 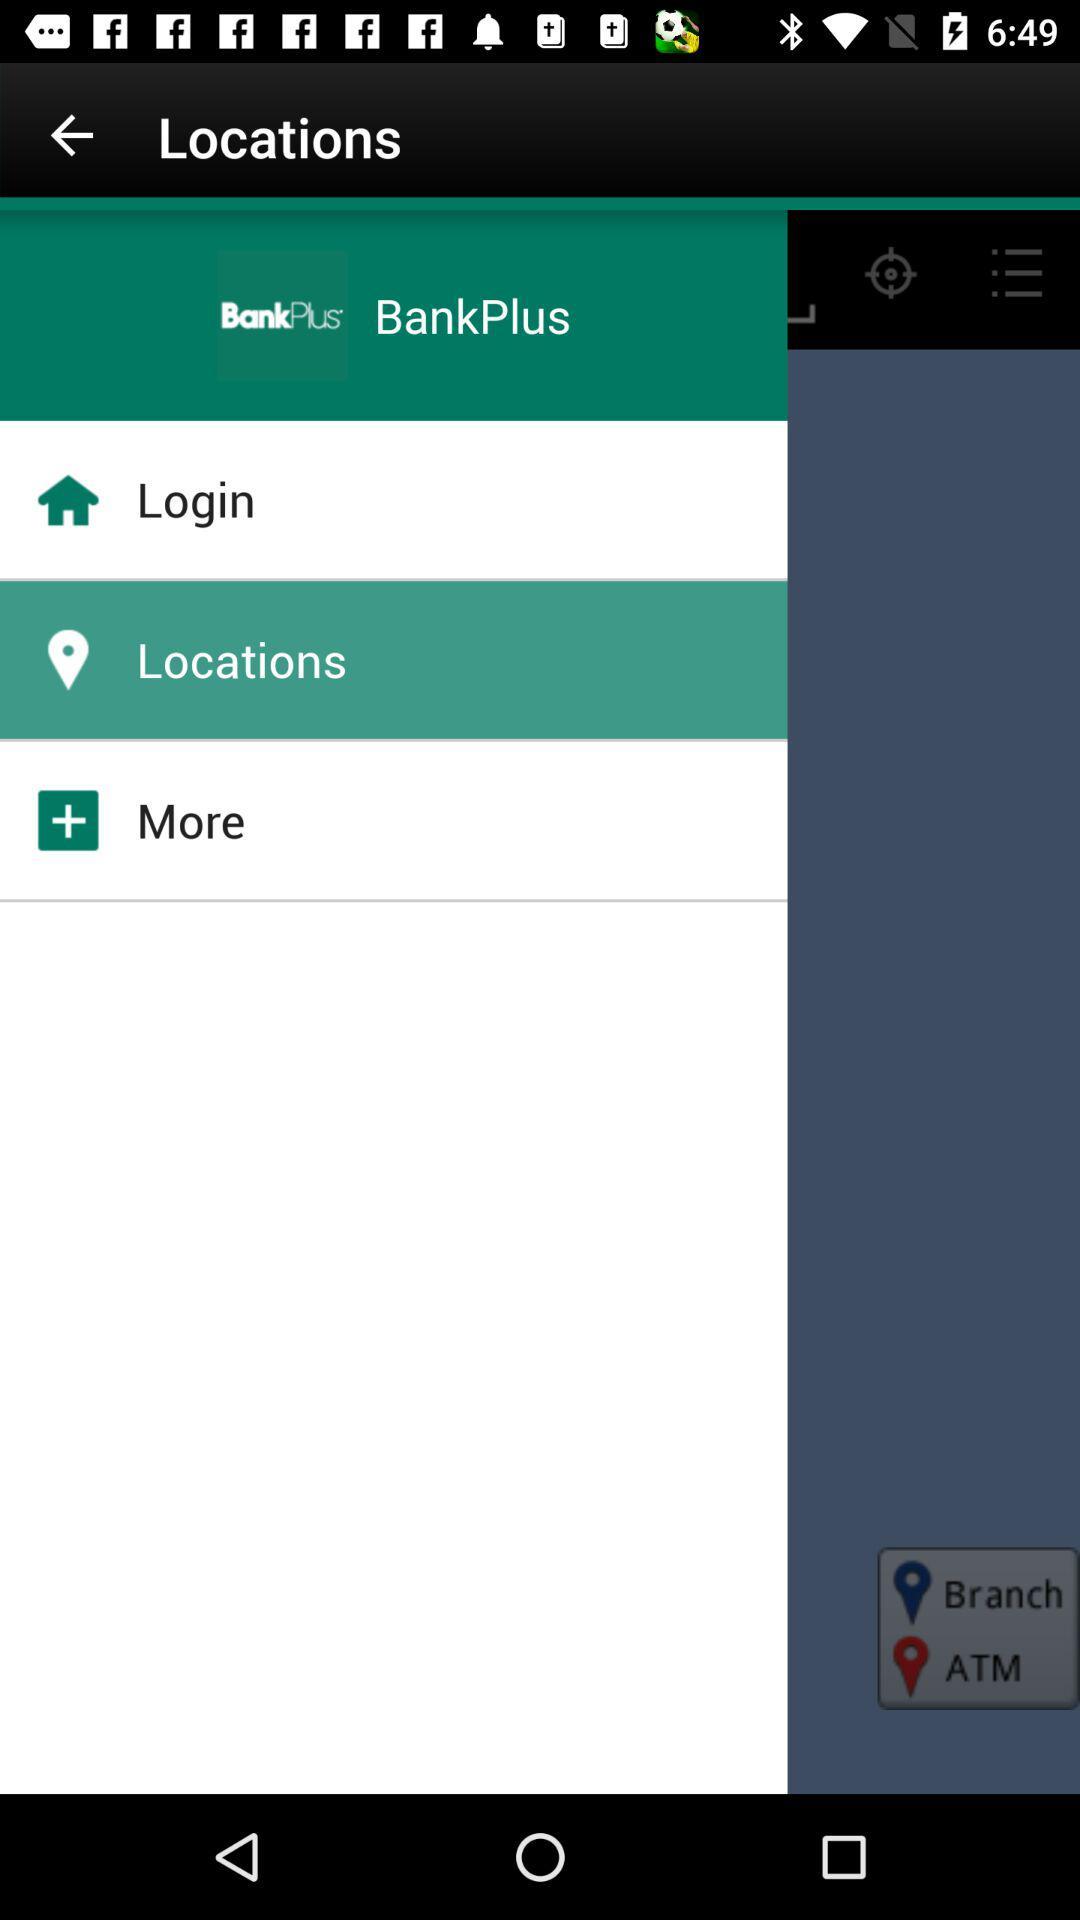 What do you see at coordinates (1017, 272) in the screenshot?
I see `the list icon` at bounding box center [1017, 272].